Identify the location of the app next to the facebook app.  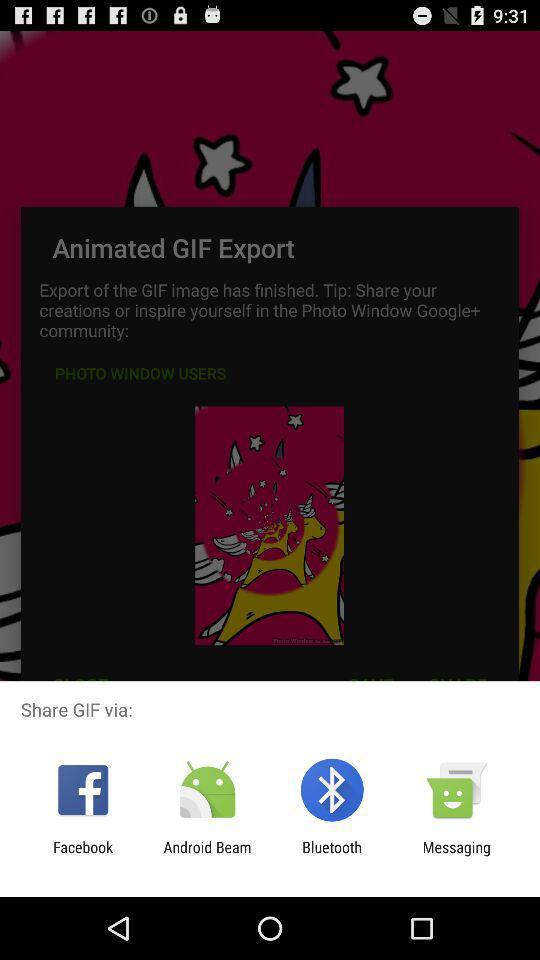
(206, 855).